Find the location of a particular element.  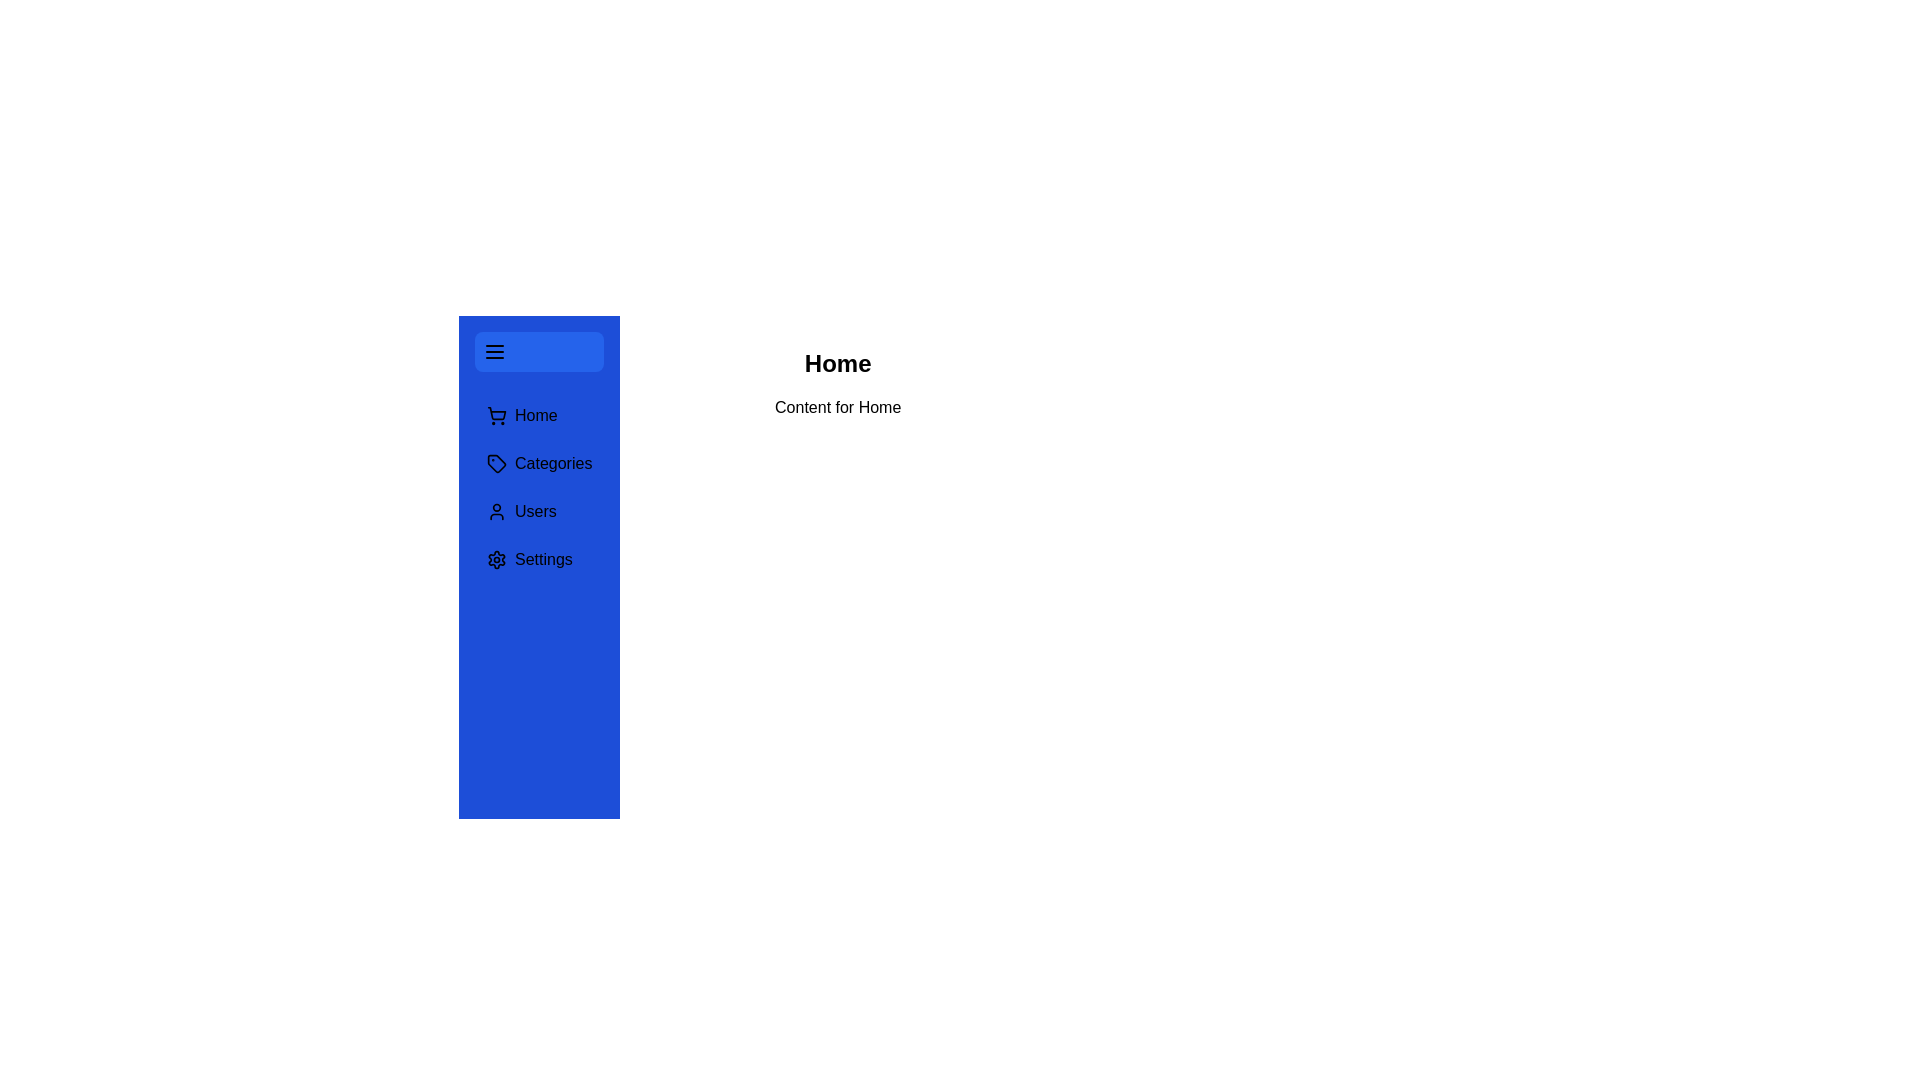

the toggle button to toggle the navigation drawer is located at coordinates (494, 350).